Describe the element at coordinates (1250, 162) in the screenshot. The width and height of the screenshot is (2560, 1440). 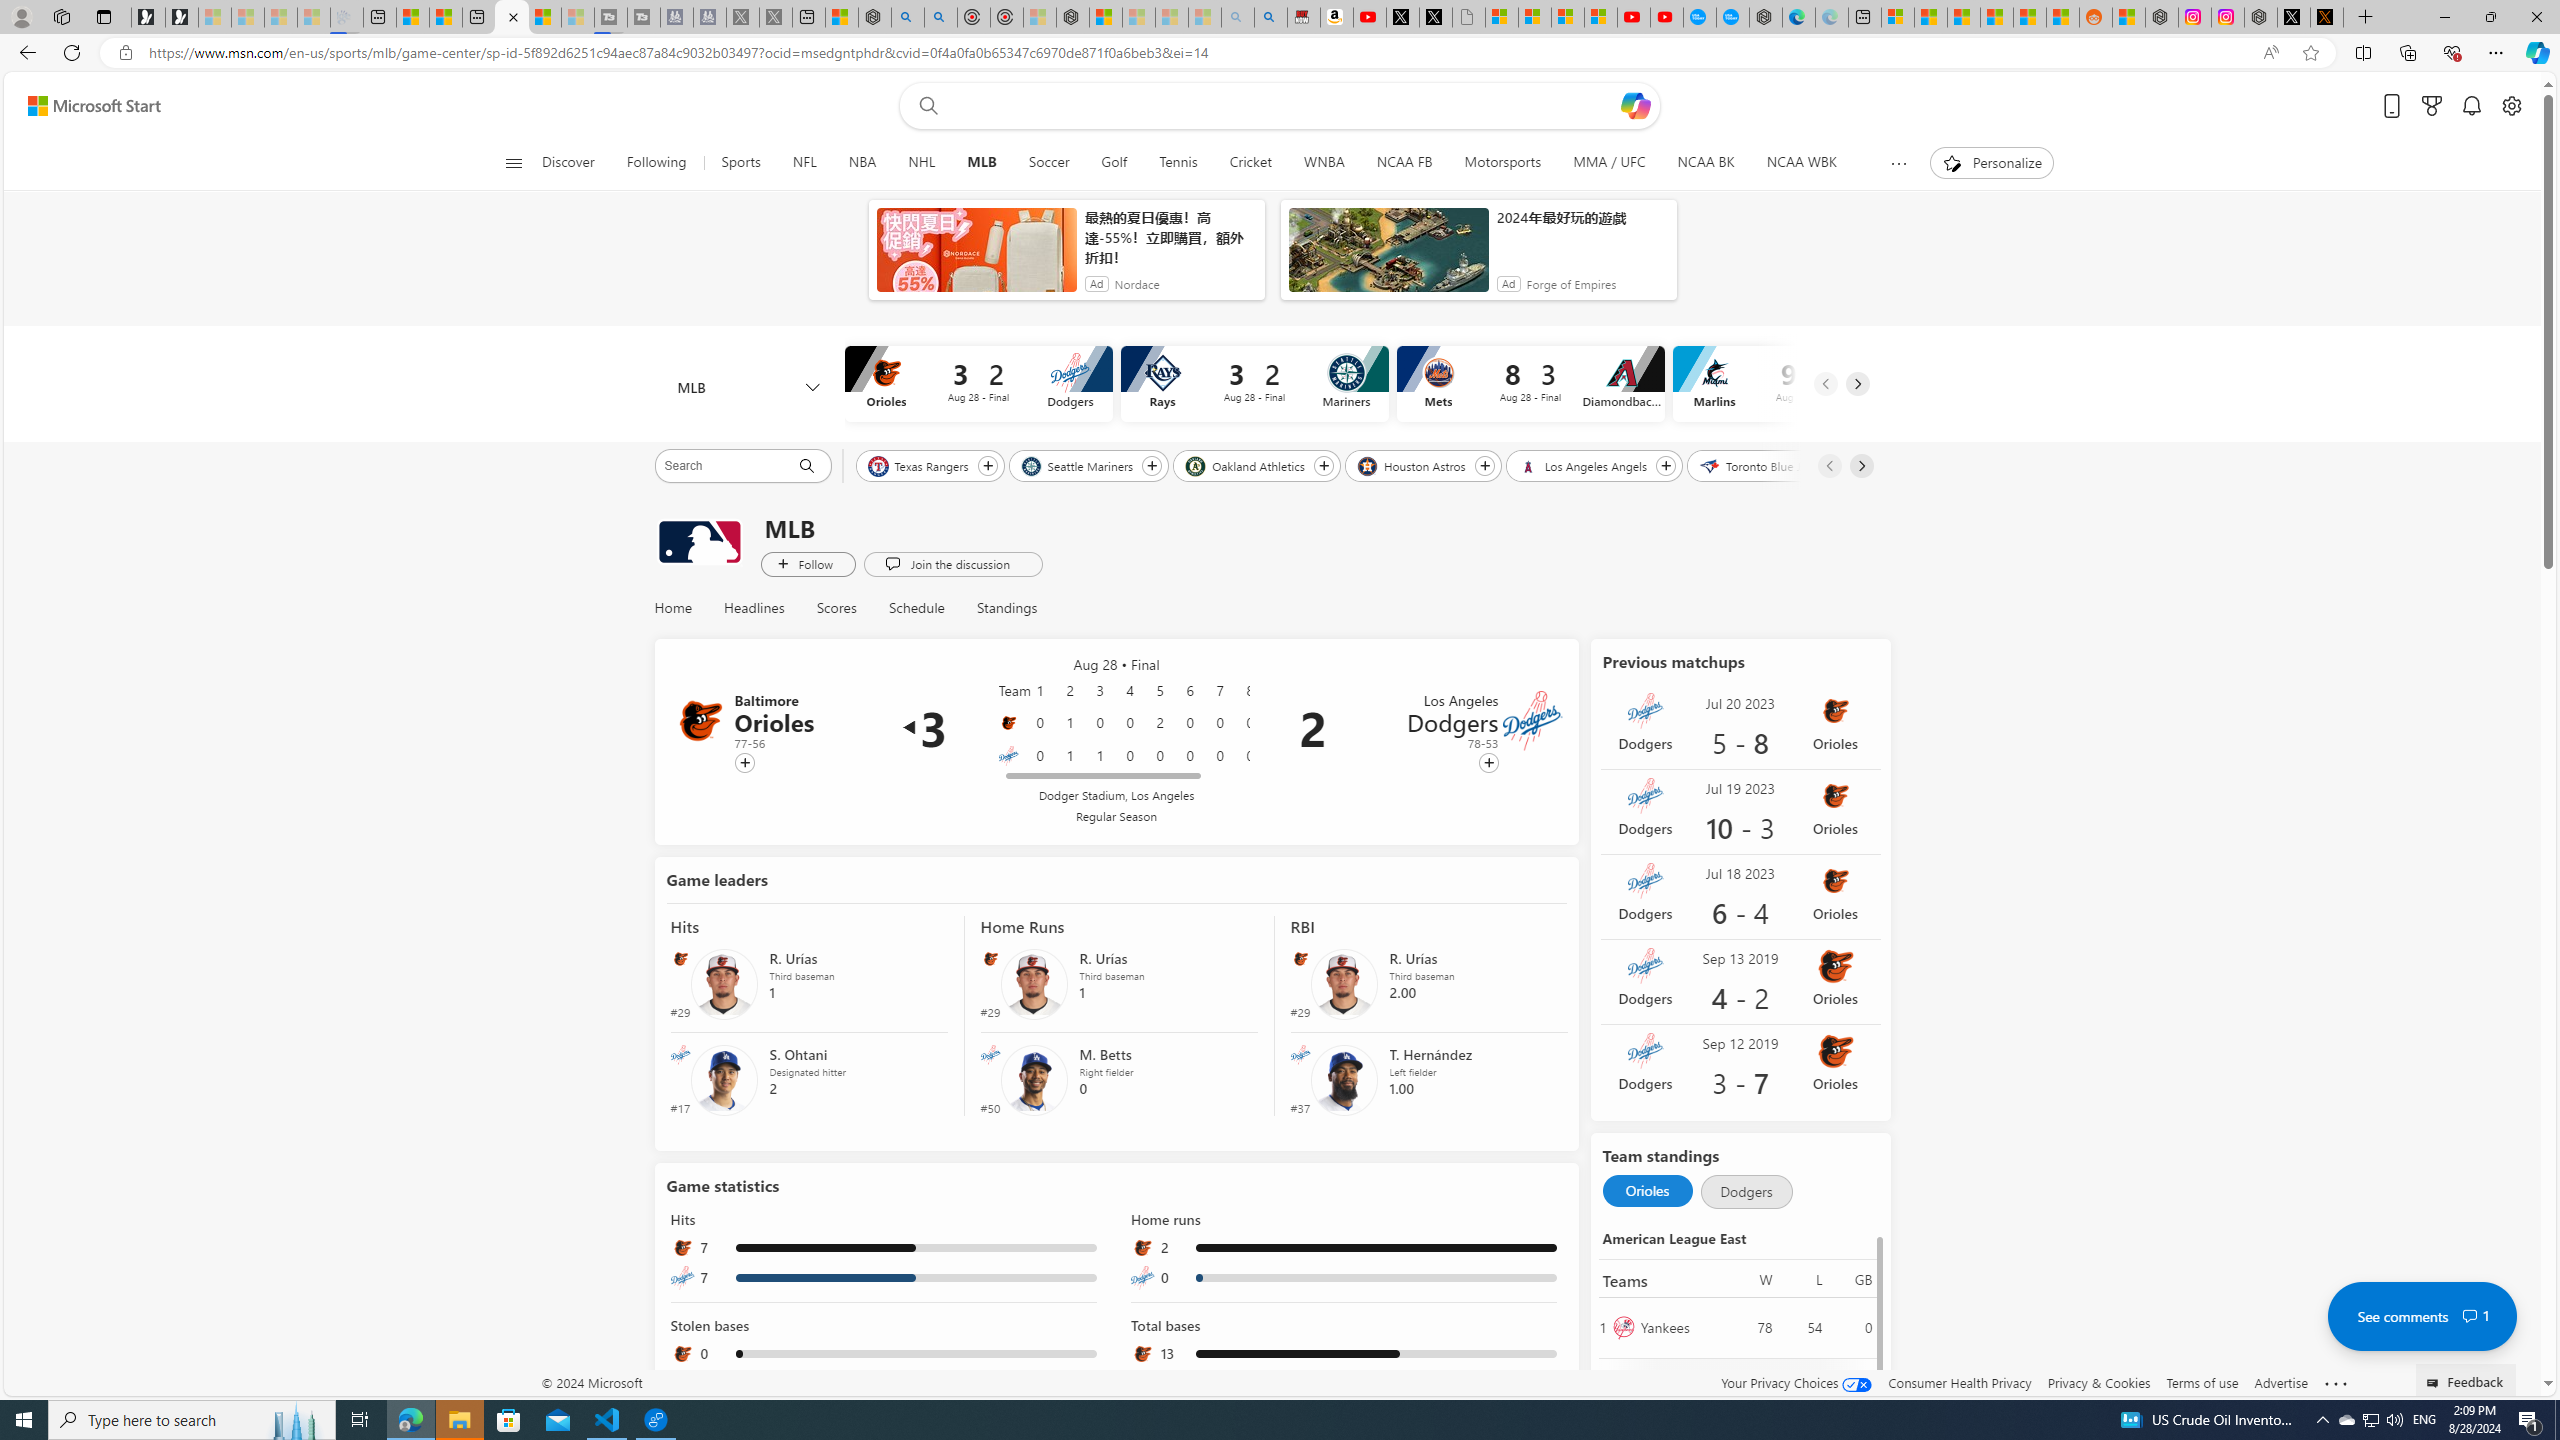
I see `'Cricket'` at that location.